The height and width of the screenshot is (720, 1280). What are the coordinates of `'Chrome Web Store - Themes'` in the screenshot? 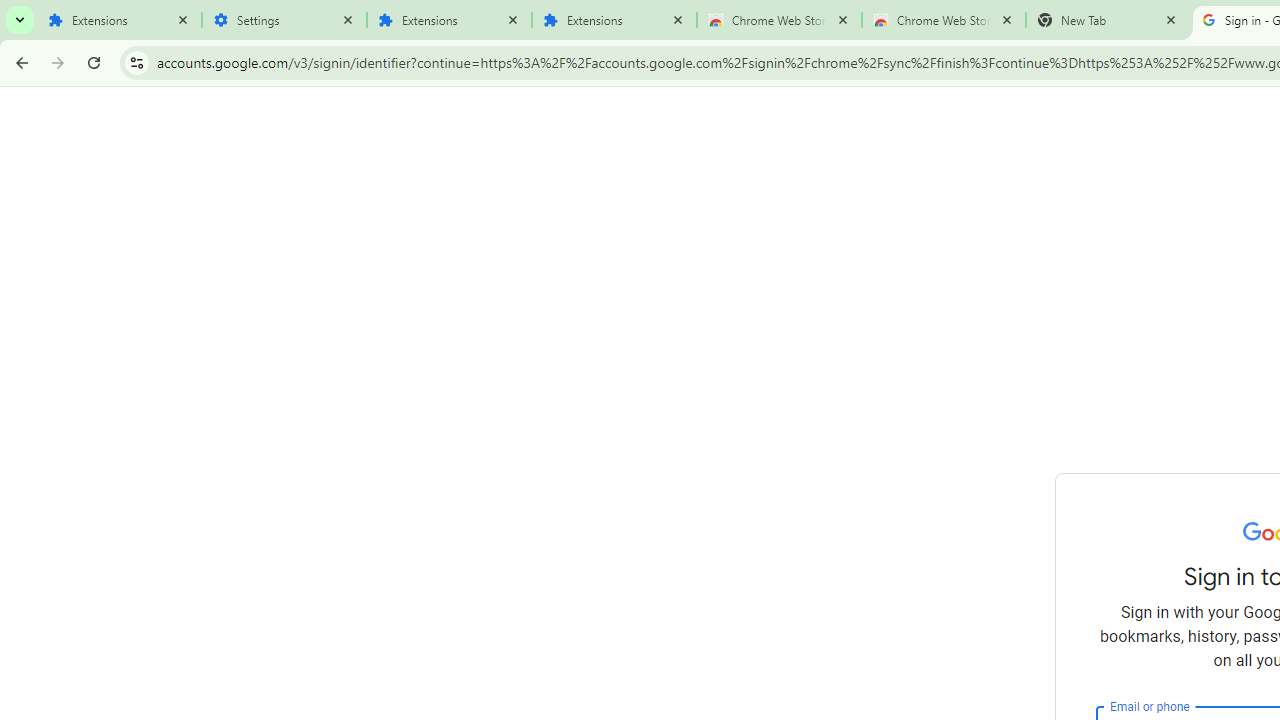 It's located at (943, 20).